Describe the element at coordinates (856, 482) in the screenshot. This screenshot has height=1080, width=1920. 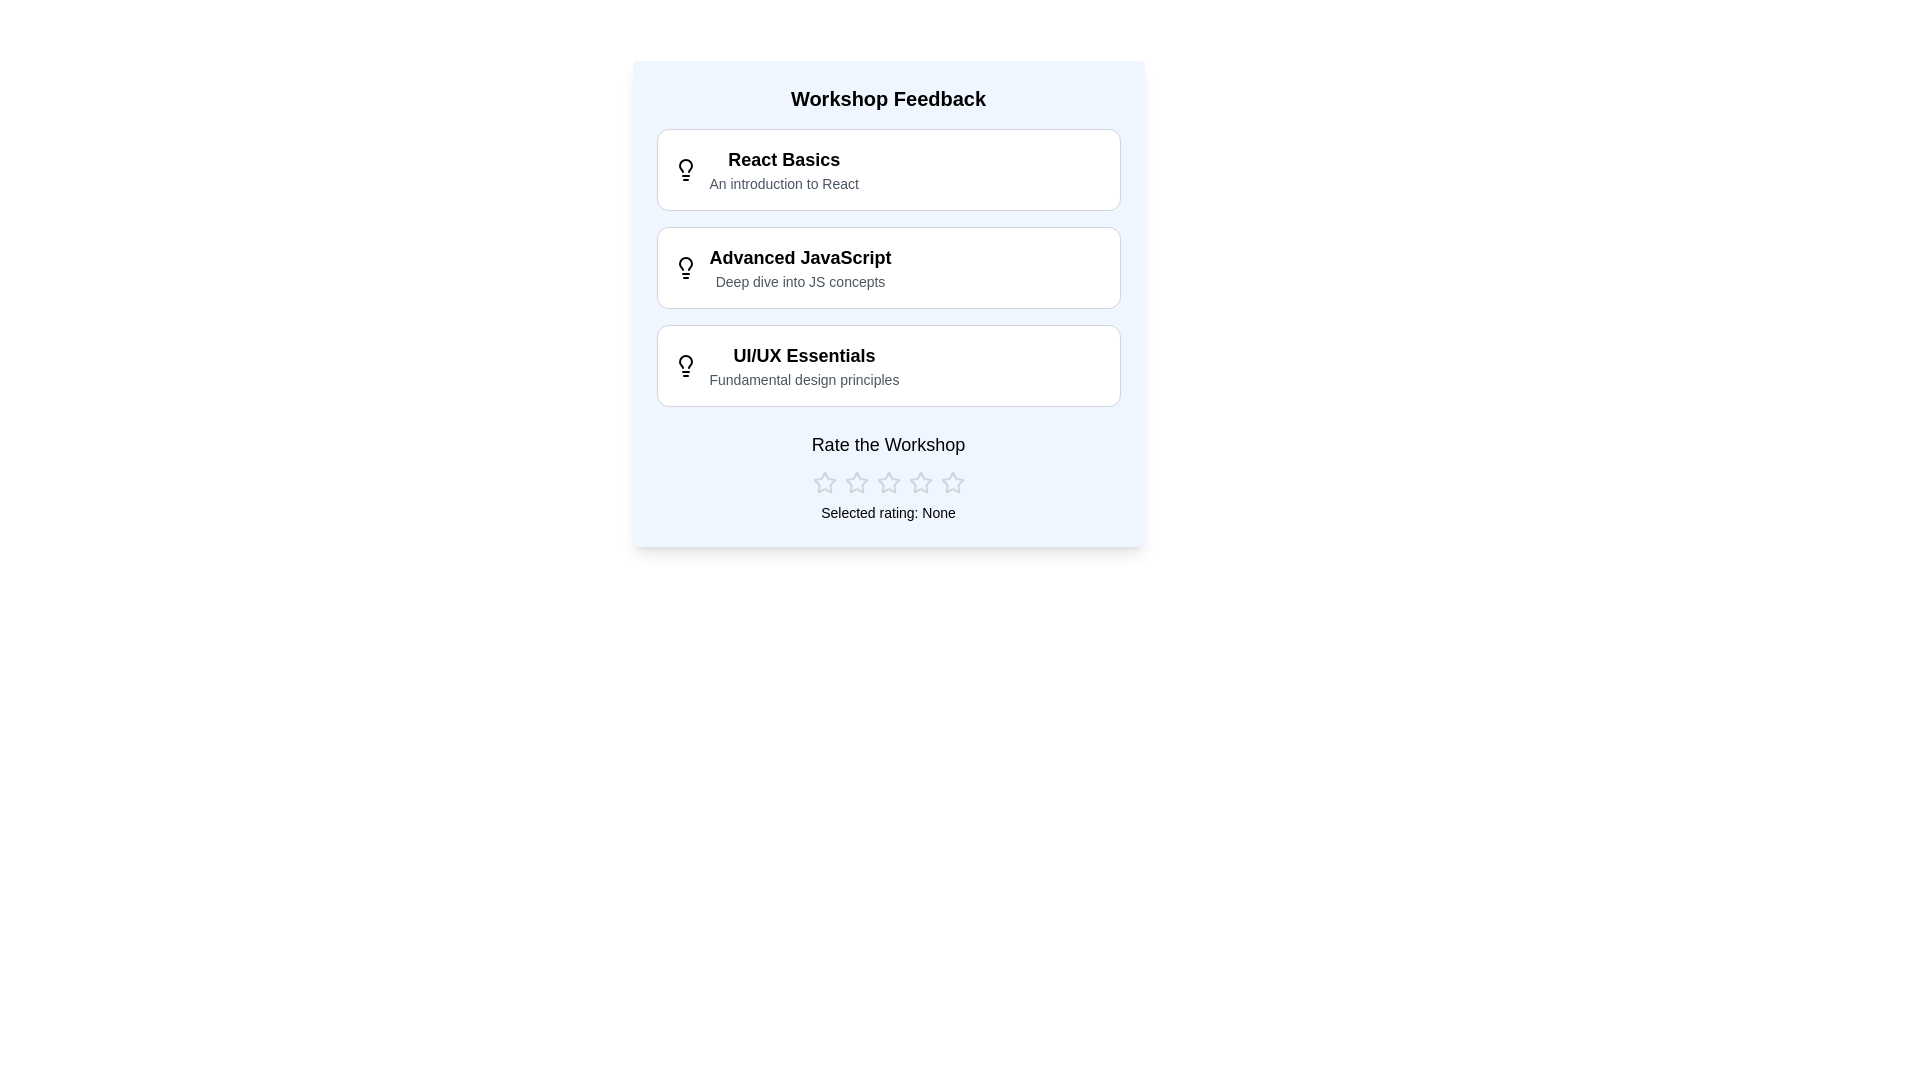
I see `the second star in the row of five stars under the 'Rate the Workshop' section` at that location.